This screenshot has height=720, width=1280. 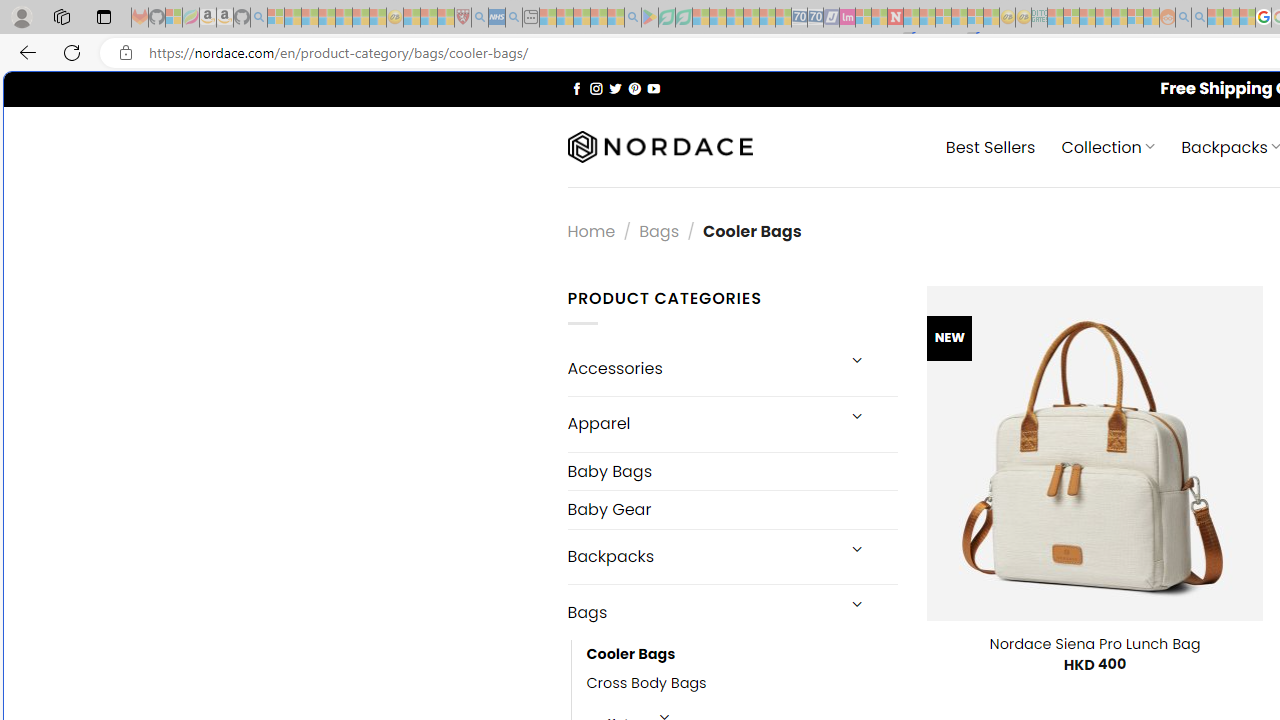 What do you see at coordinates (595, 87) in the screenshot?
I see `'Follow on Instagram'` at bounding box center [595, 87].